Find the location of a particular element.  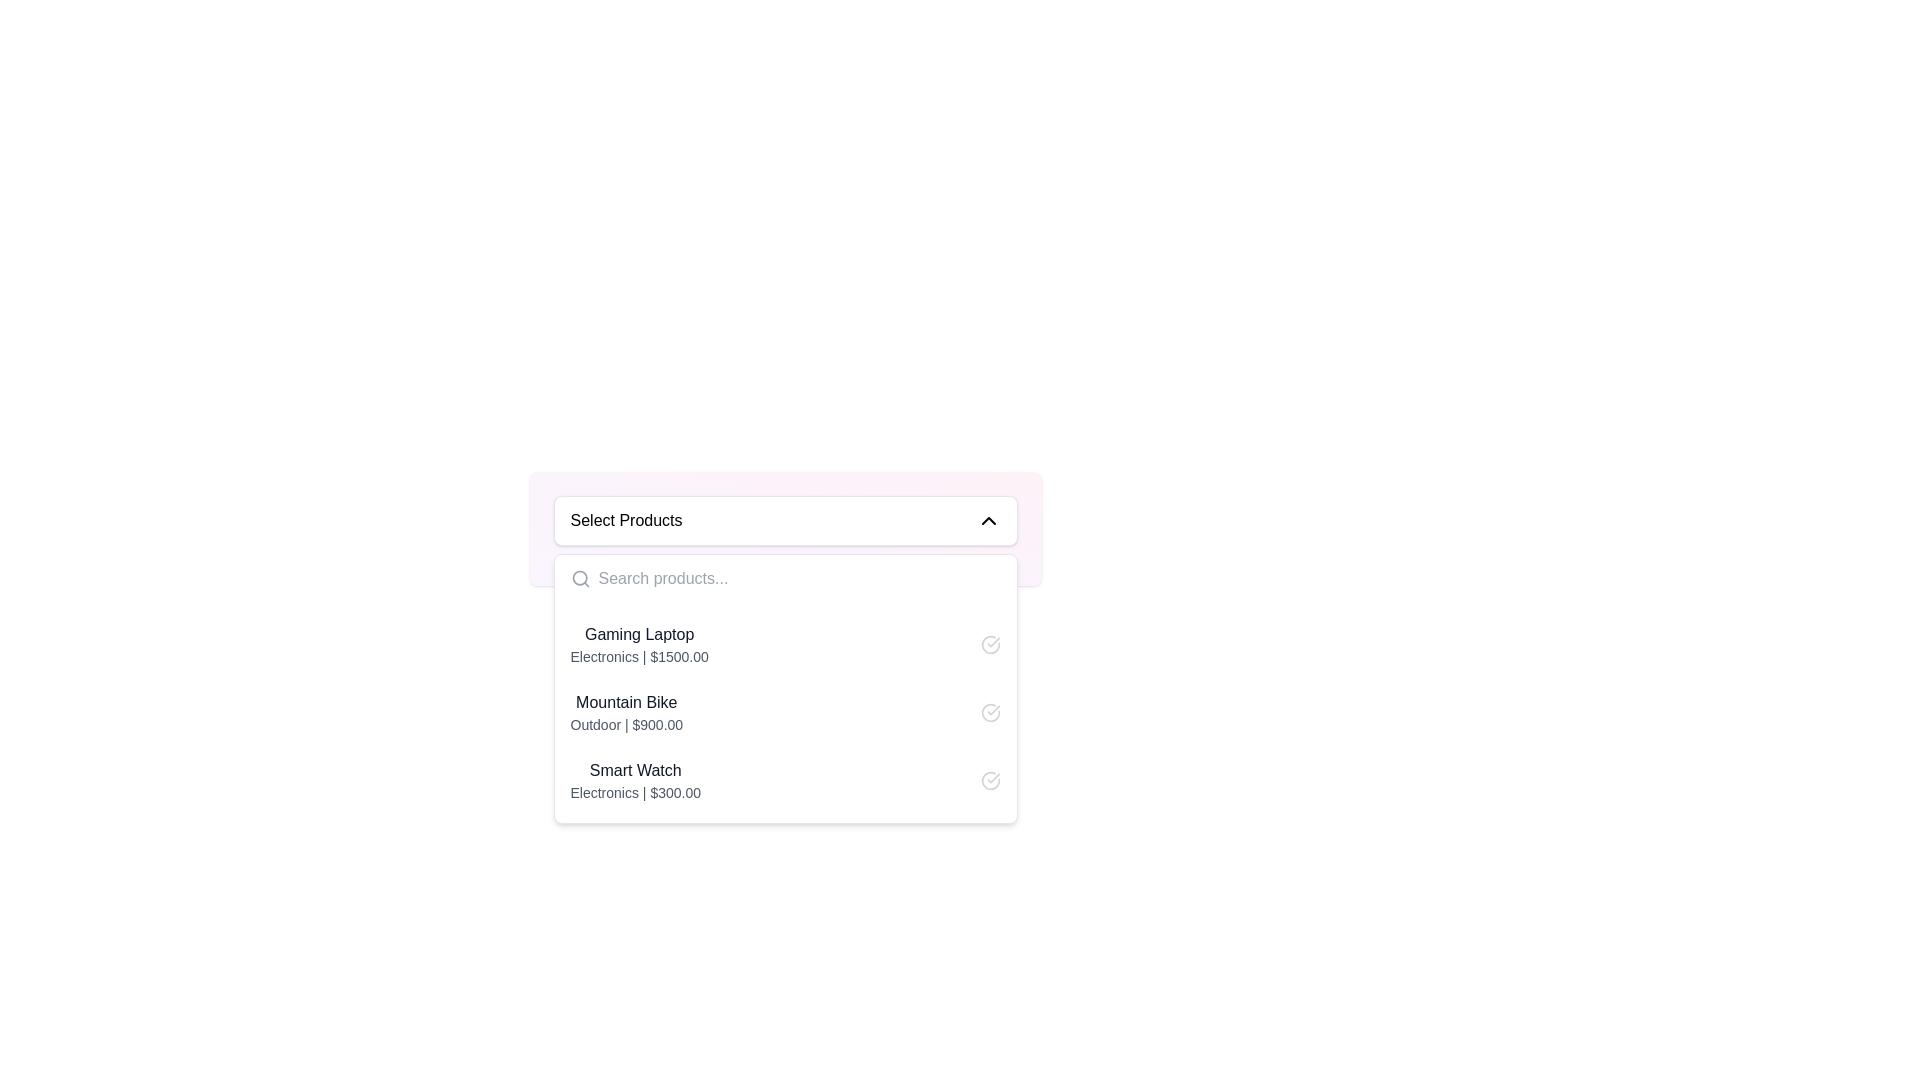

the text label that provides additional details about the product category and price, which follows the 'Smart Watch' title and is the last entry in the dropdown list is located at coordinates (634, 792).